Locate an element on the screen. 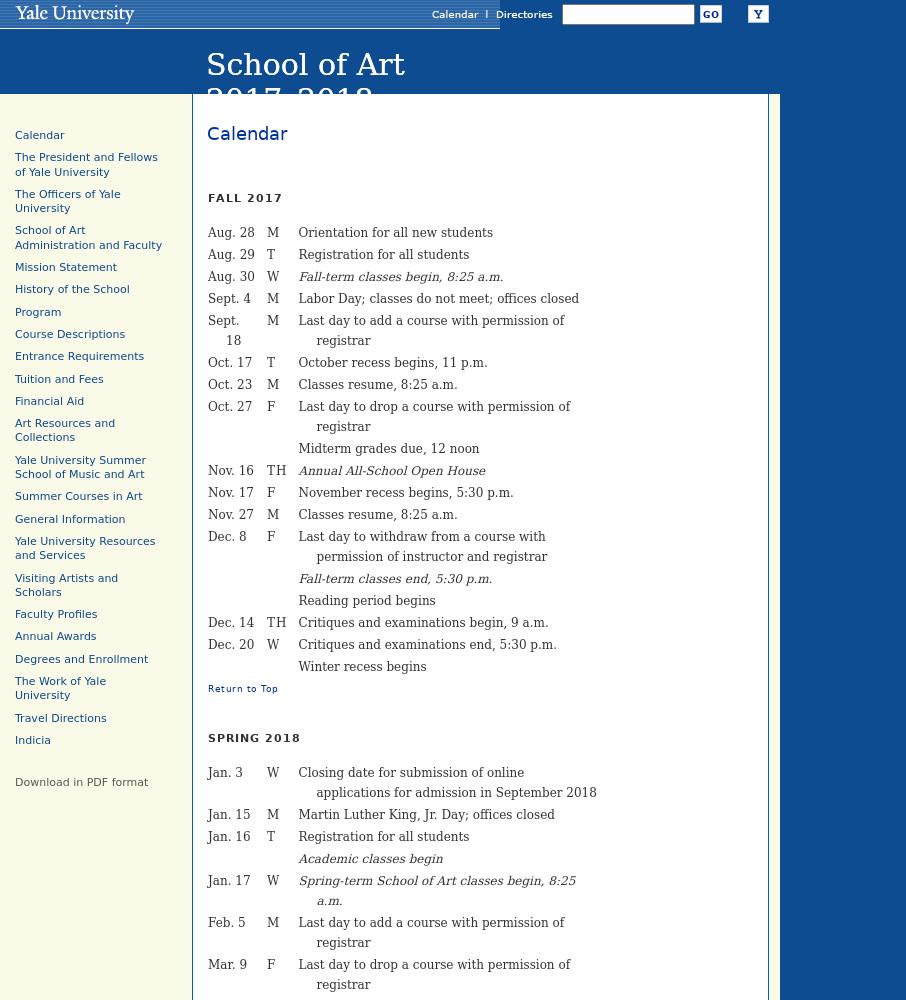 The height and width of the screenshot is (1000, 906). 'Yale University Resources and Services' is located at coordinates (84, 548).